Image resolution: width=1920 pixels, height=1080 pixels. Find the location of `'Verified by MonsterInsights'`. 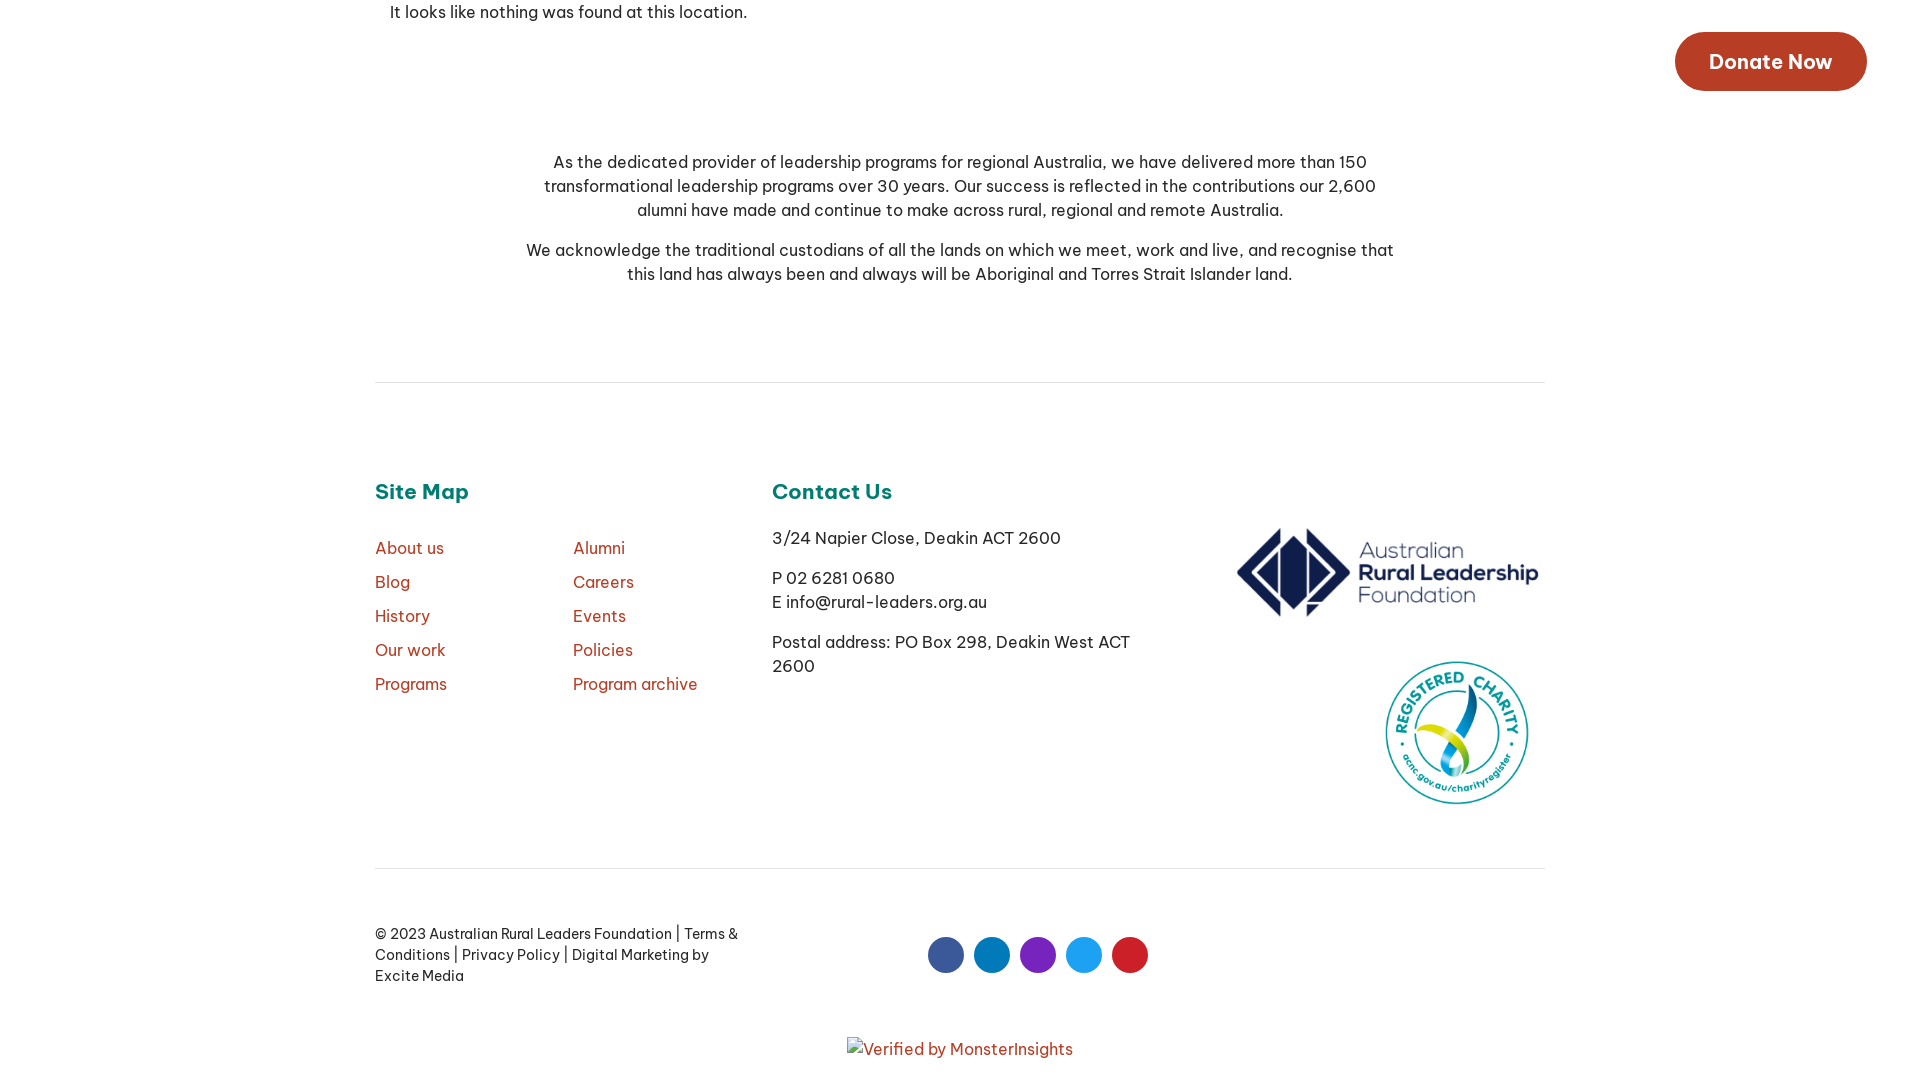

'Verified by MonsterInsights' is located at coordinates (960, 1048).